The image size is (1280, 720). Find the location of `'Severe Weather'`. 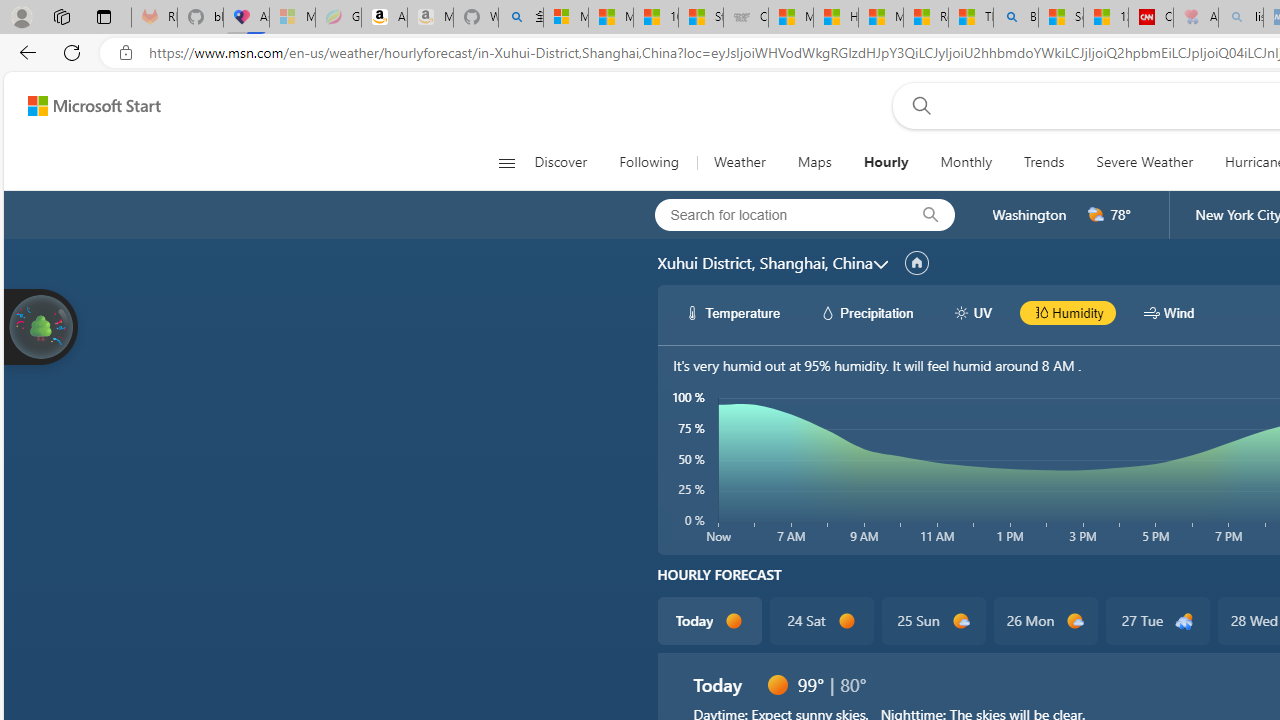

'Severe Weather' is located at coordinates (1144, 162).